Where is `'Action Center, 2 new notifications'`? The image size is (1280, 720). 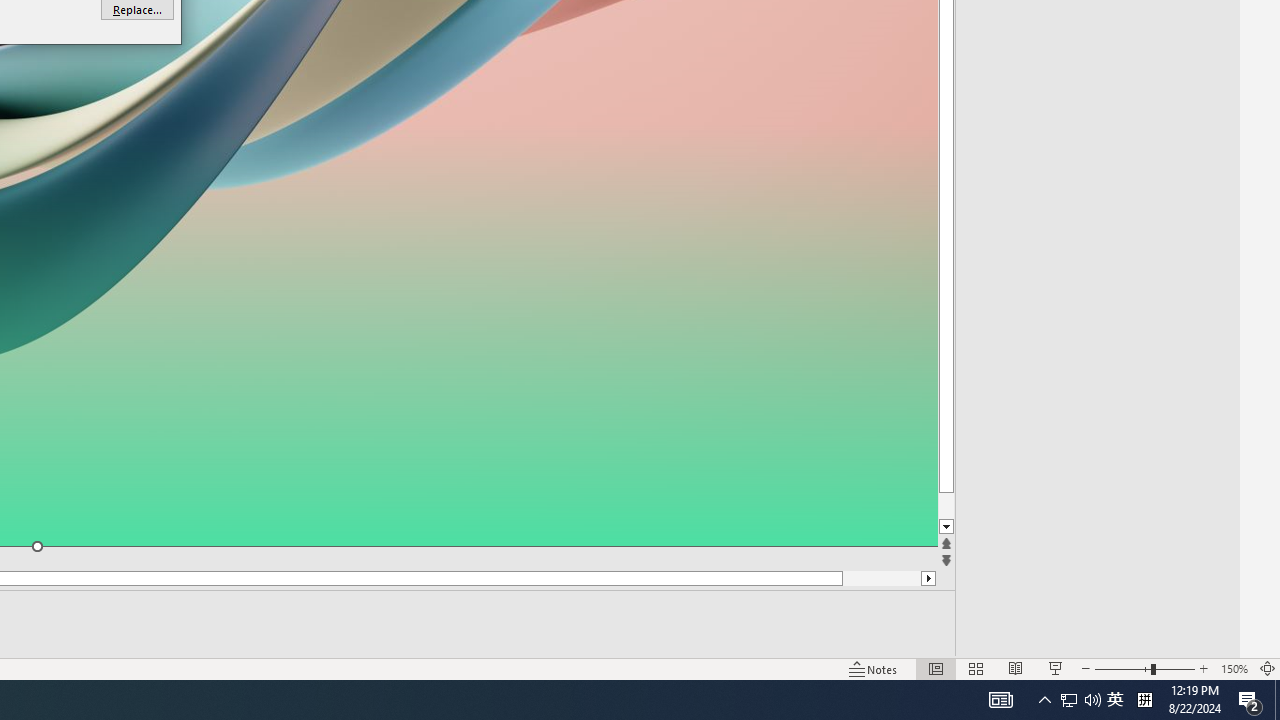
'Action Center, 2 new notifications' is located at coordinates (1250, 698).